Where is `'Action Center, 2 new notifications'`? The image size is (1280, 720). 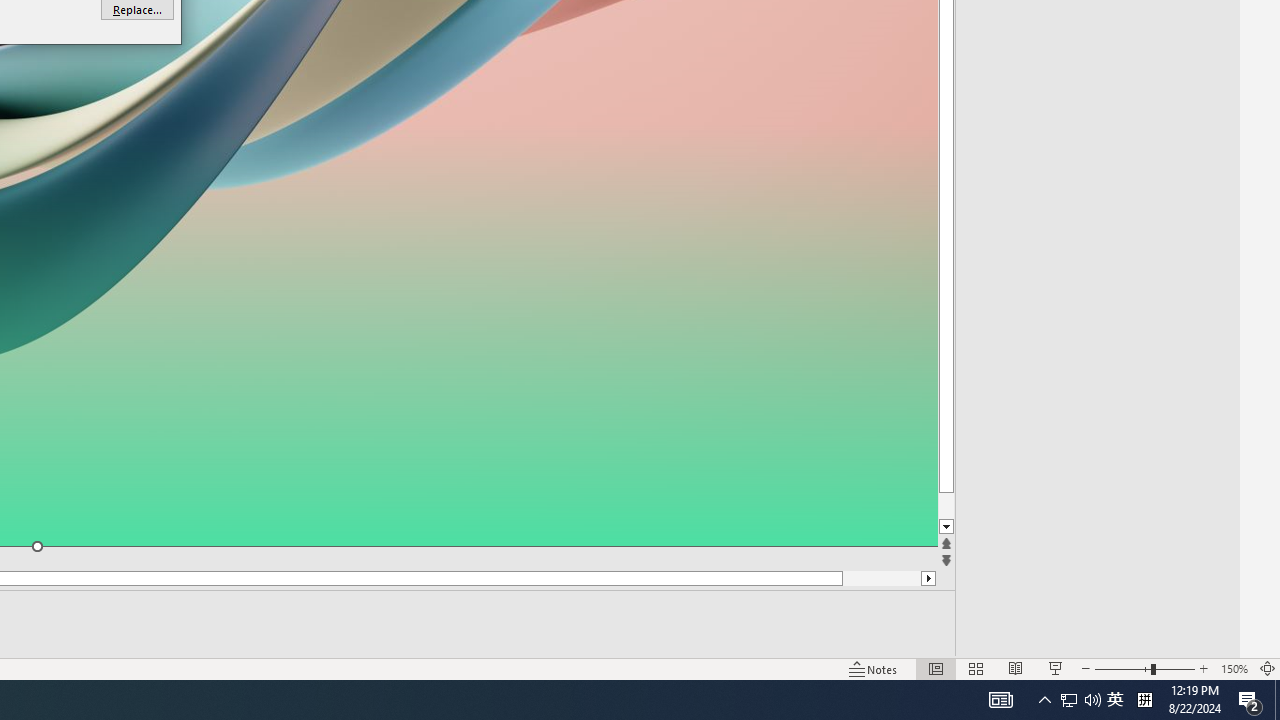
'Action Center, 2 new notifications' is located at coordinates (1250, 698).